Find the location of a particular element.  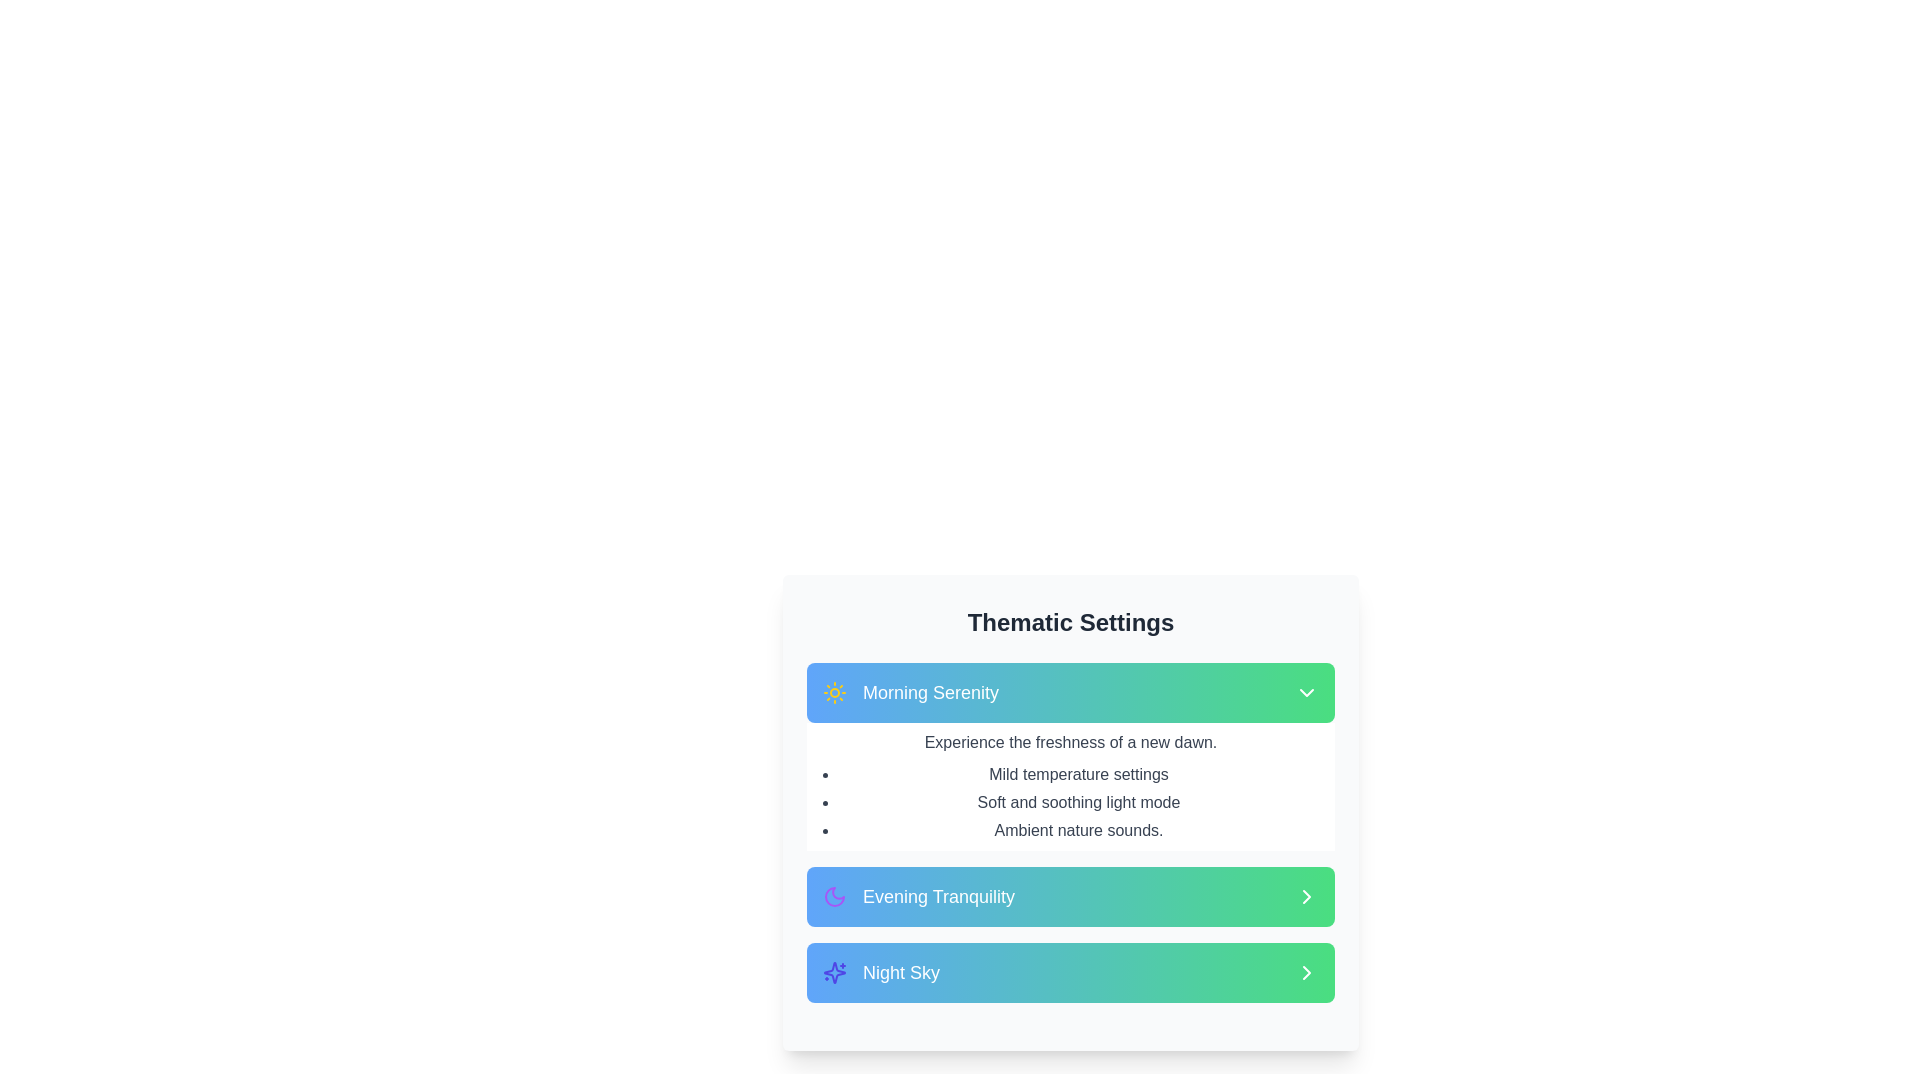

the rightward-pointing chevron icon, which is a minimalistic SVG graphic styled with a thin stroke, located at the end of the 'Evening Tranquility' button is located at coordinates (1306, 896).